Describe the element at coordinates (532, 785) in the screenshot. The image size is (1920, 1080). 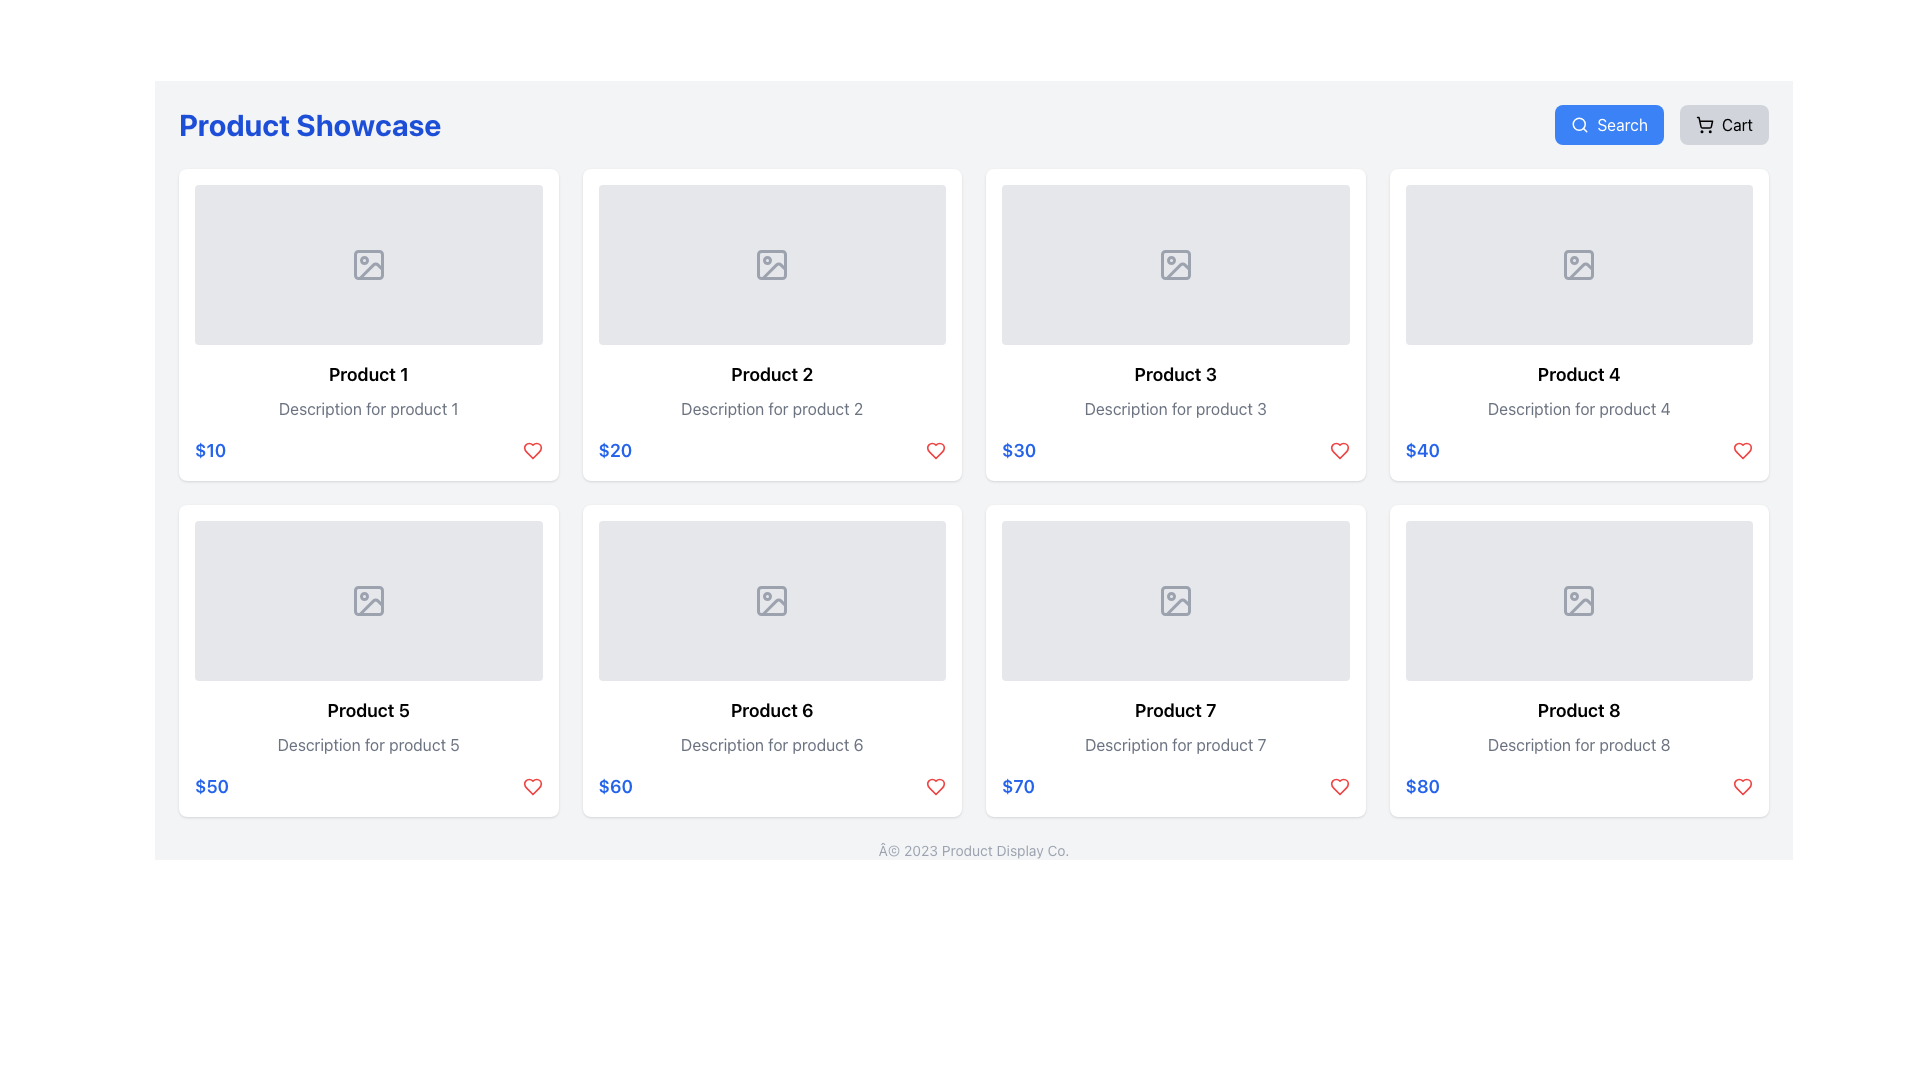
I see `the heart icon located in the bottom-right corner of the 'Product 5' card` at that location.